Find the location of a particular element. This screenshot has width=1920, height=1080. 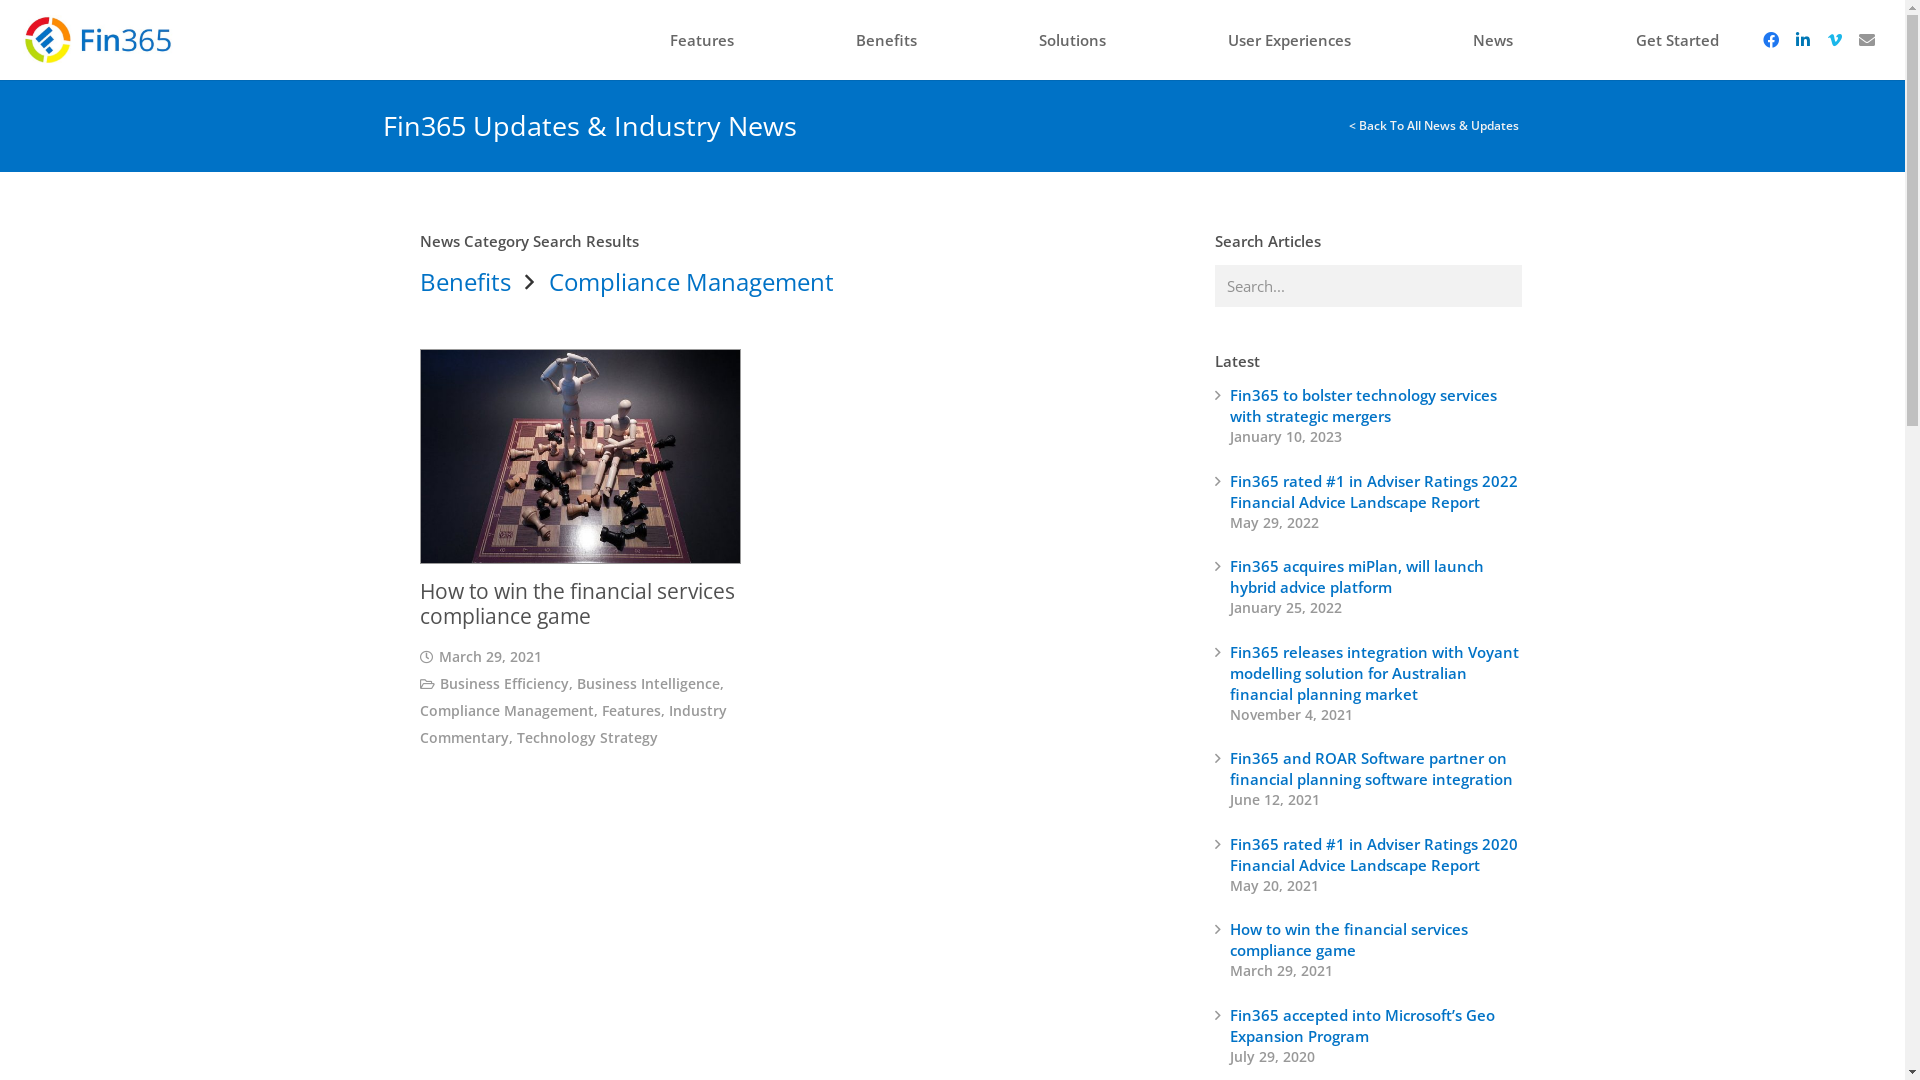

'Industry Commentary' is located at coordinates (419, 724).